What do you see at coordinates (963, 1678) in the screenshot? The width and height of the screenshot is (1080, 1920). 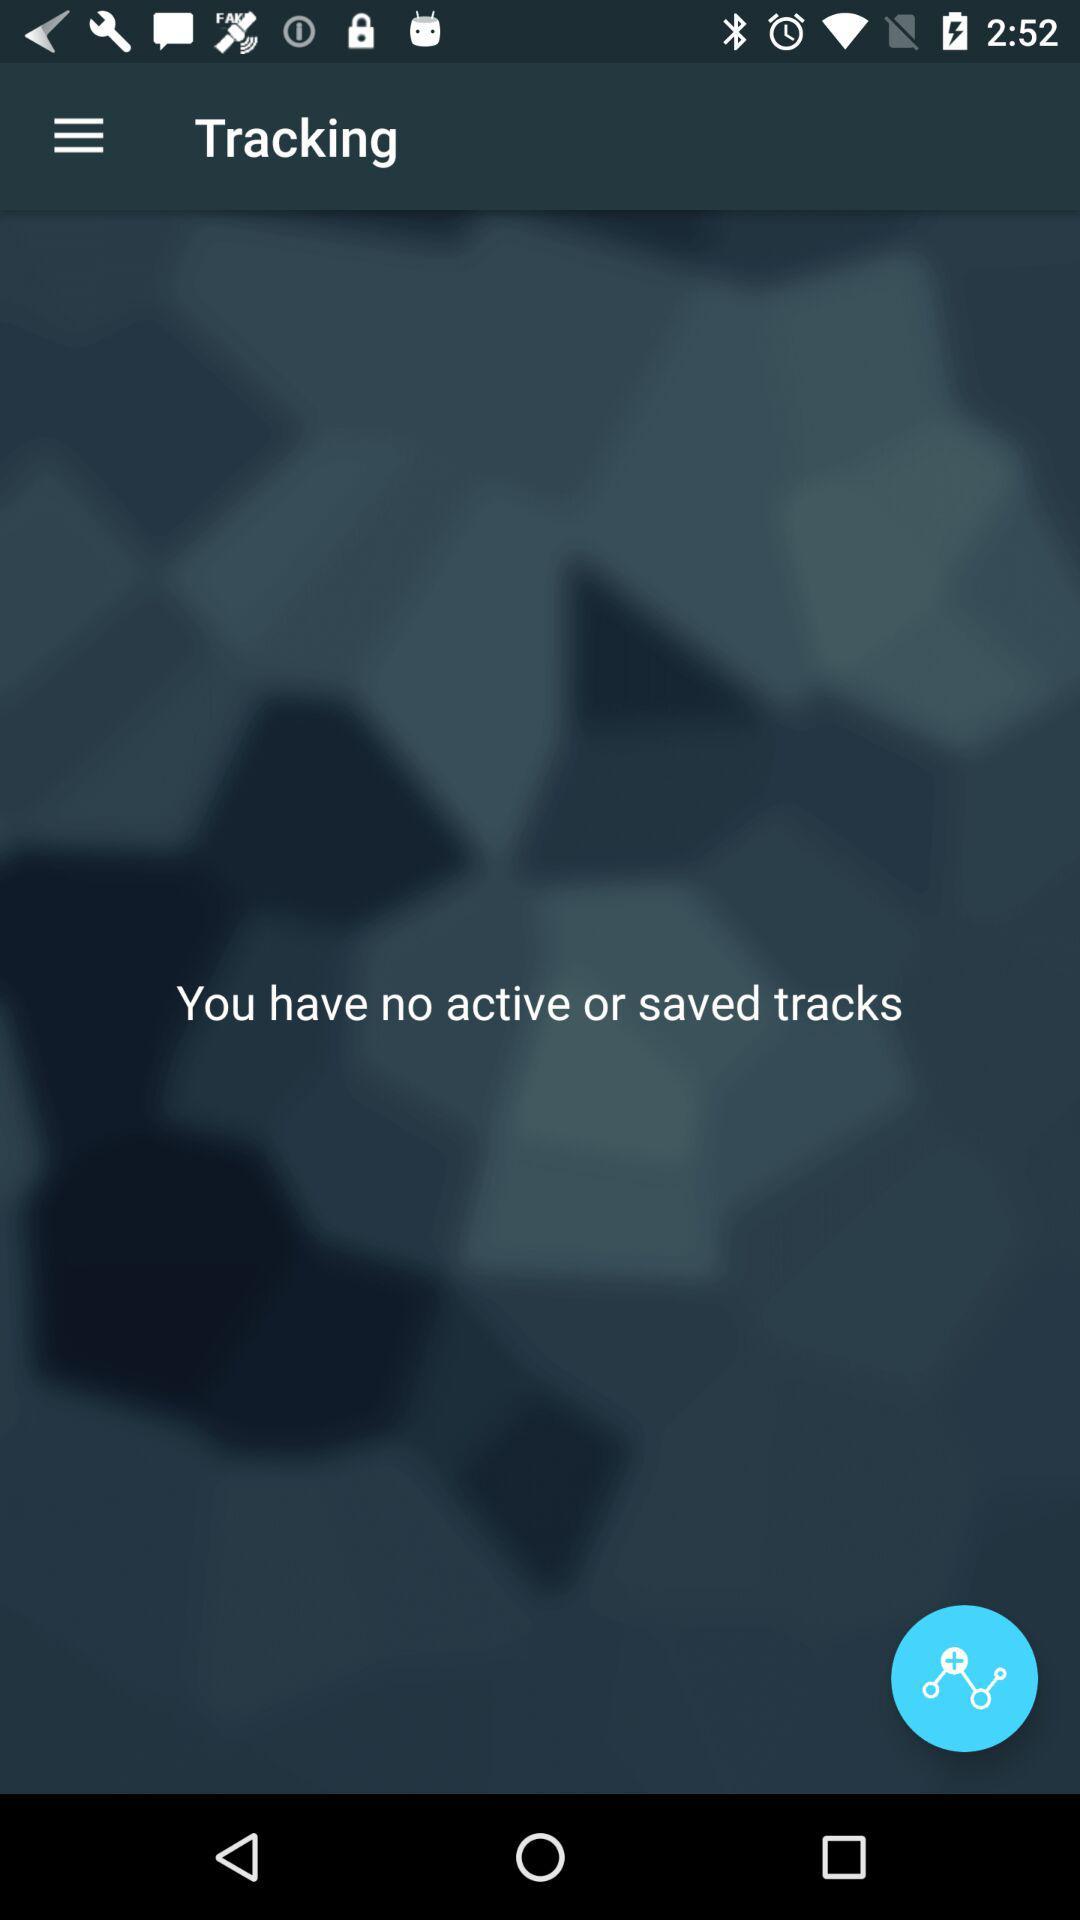 I see `share the article` at bounding box center [963, 1678].